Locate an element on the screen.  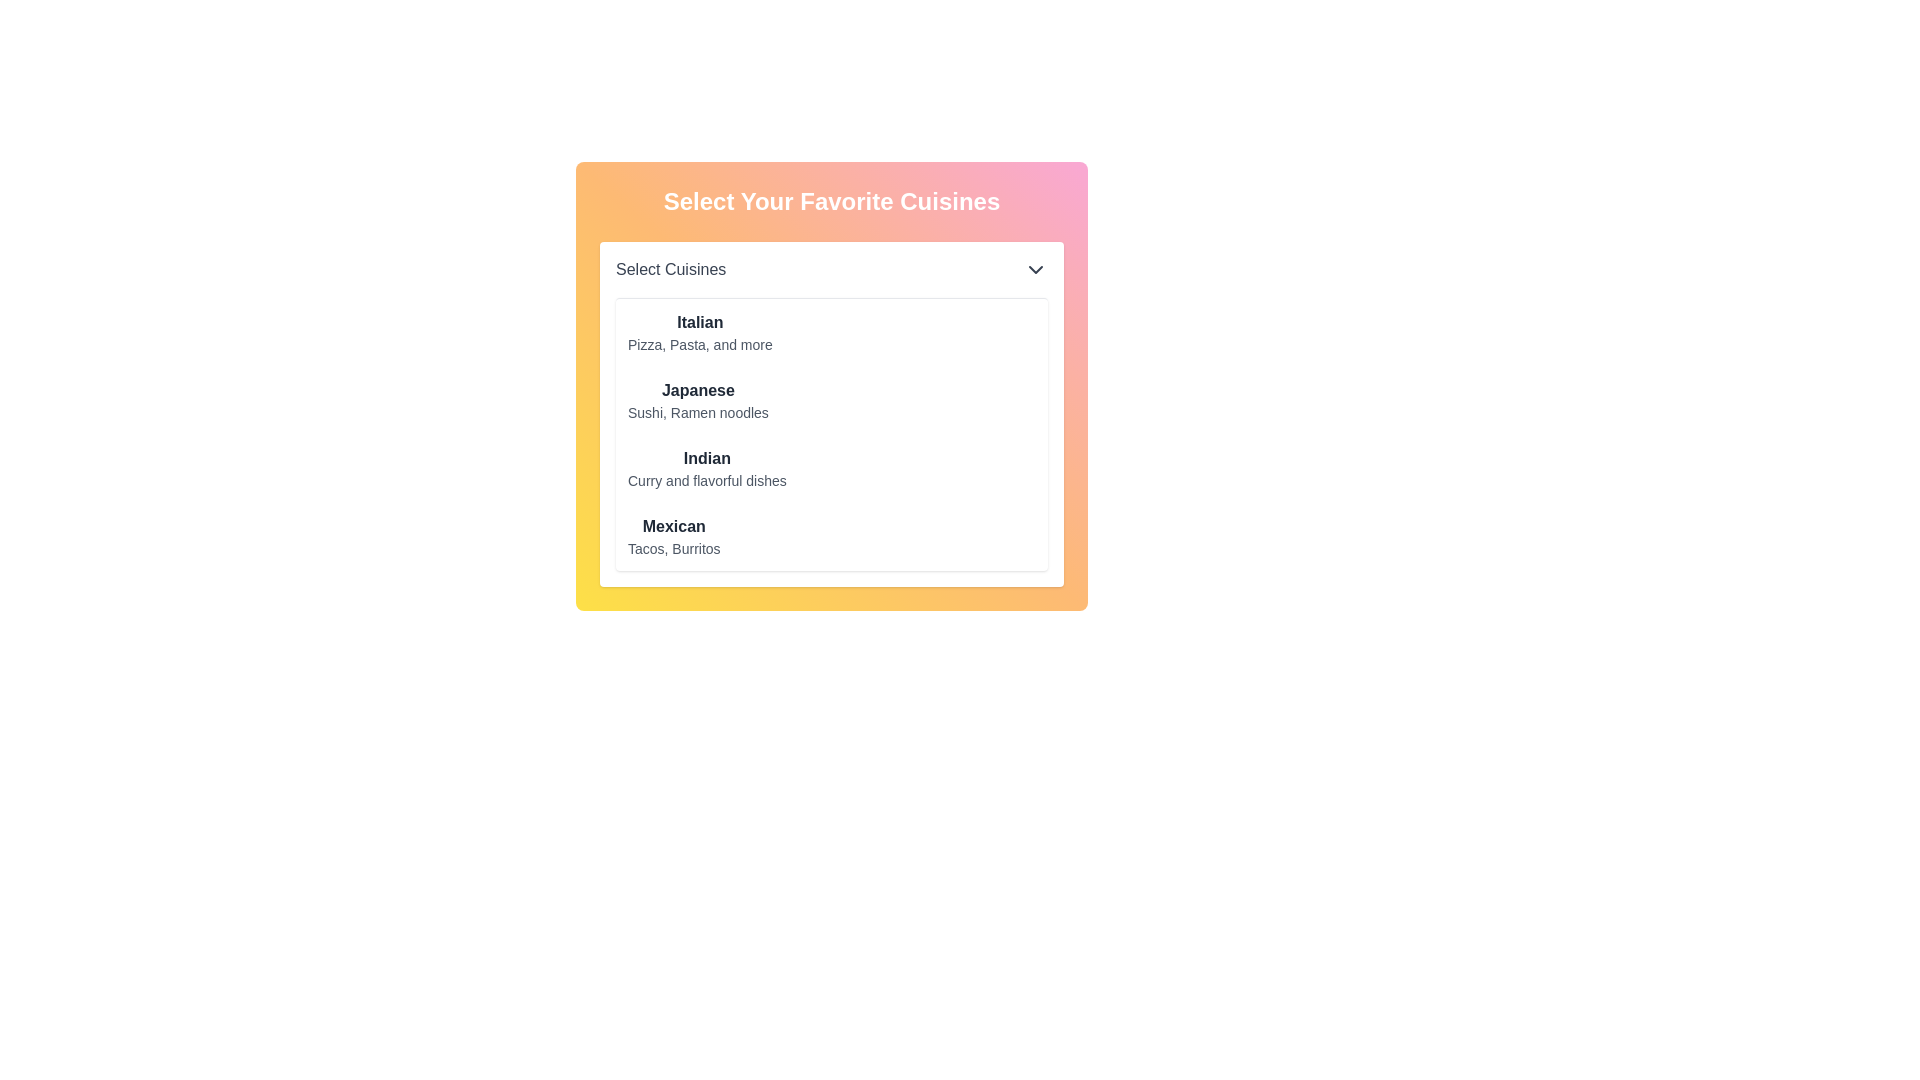
the text label displaying 'Pizza, Pasta, and more', which is located beneath the 'Italian' heading in the dropdown menu is located at coordinates (700, 343).